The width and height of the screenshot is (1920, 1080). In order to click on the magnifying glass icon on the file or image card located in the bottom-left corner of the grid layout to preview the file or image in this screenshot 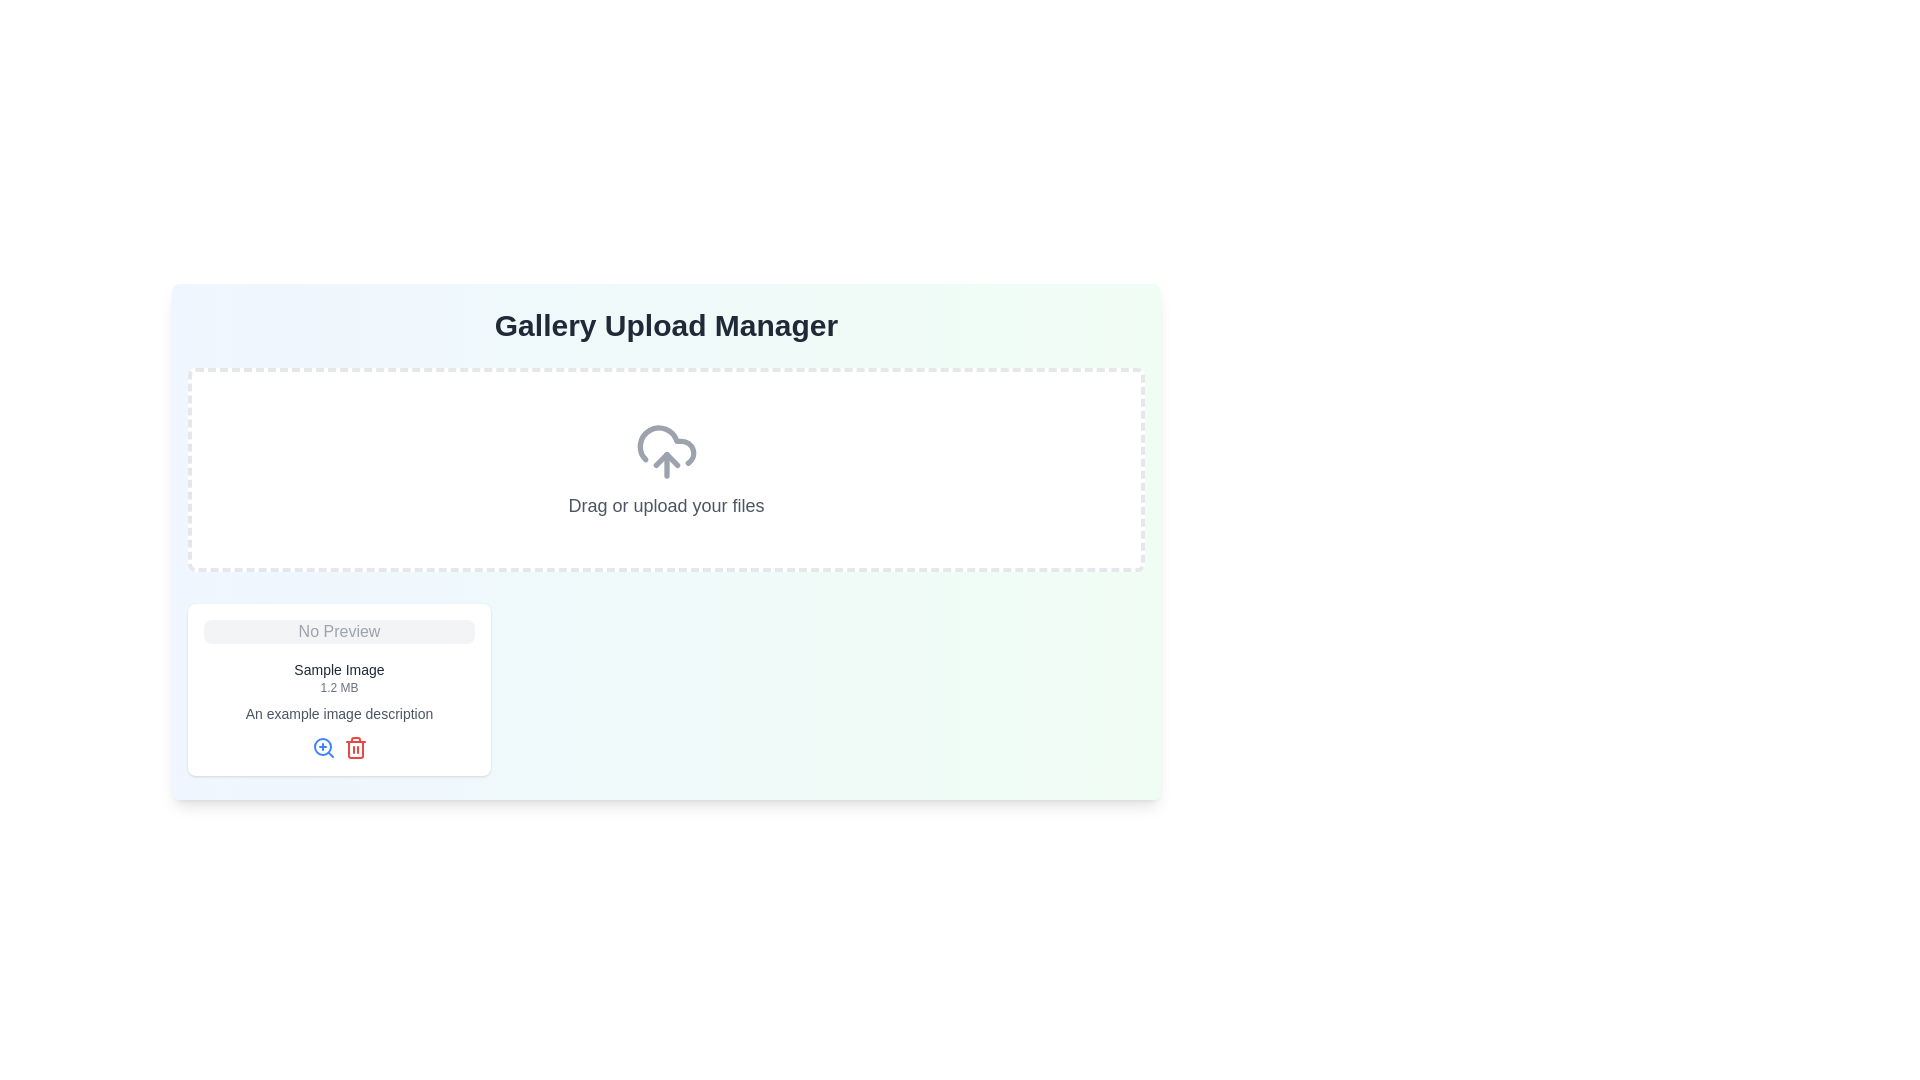, I will do `click(339, 689)`.